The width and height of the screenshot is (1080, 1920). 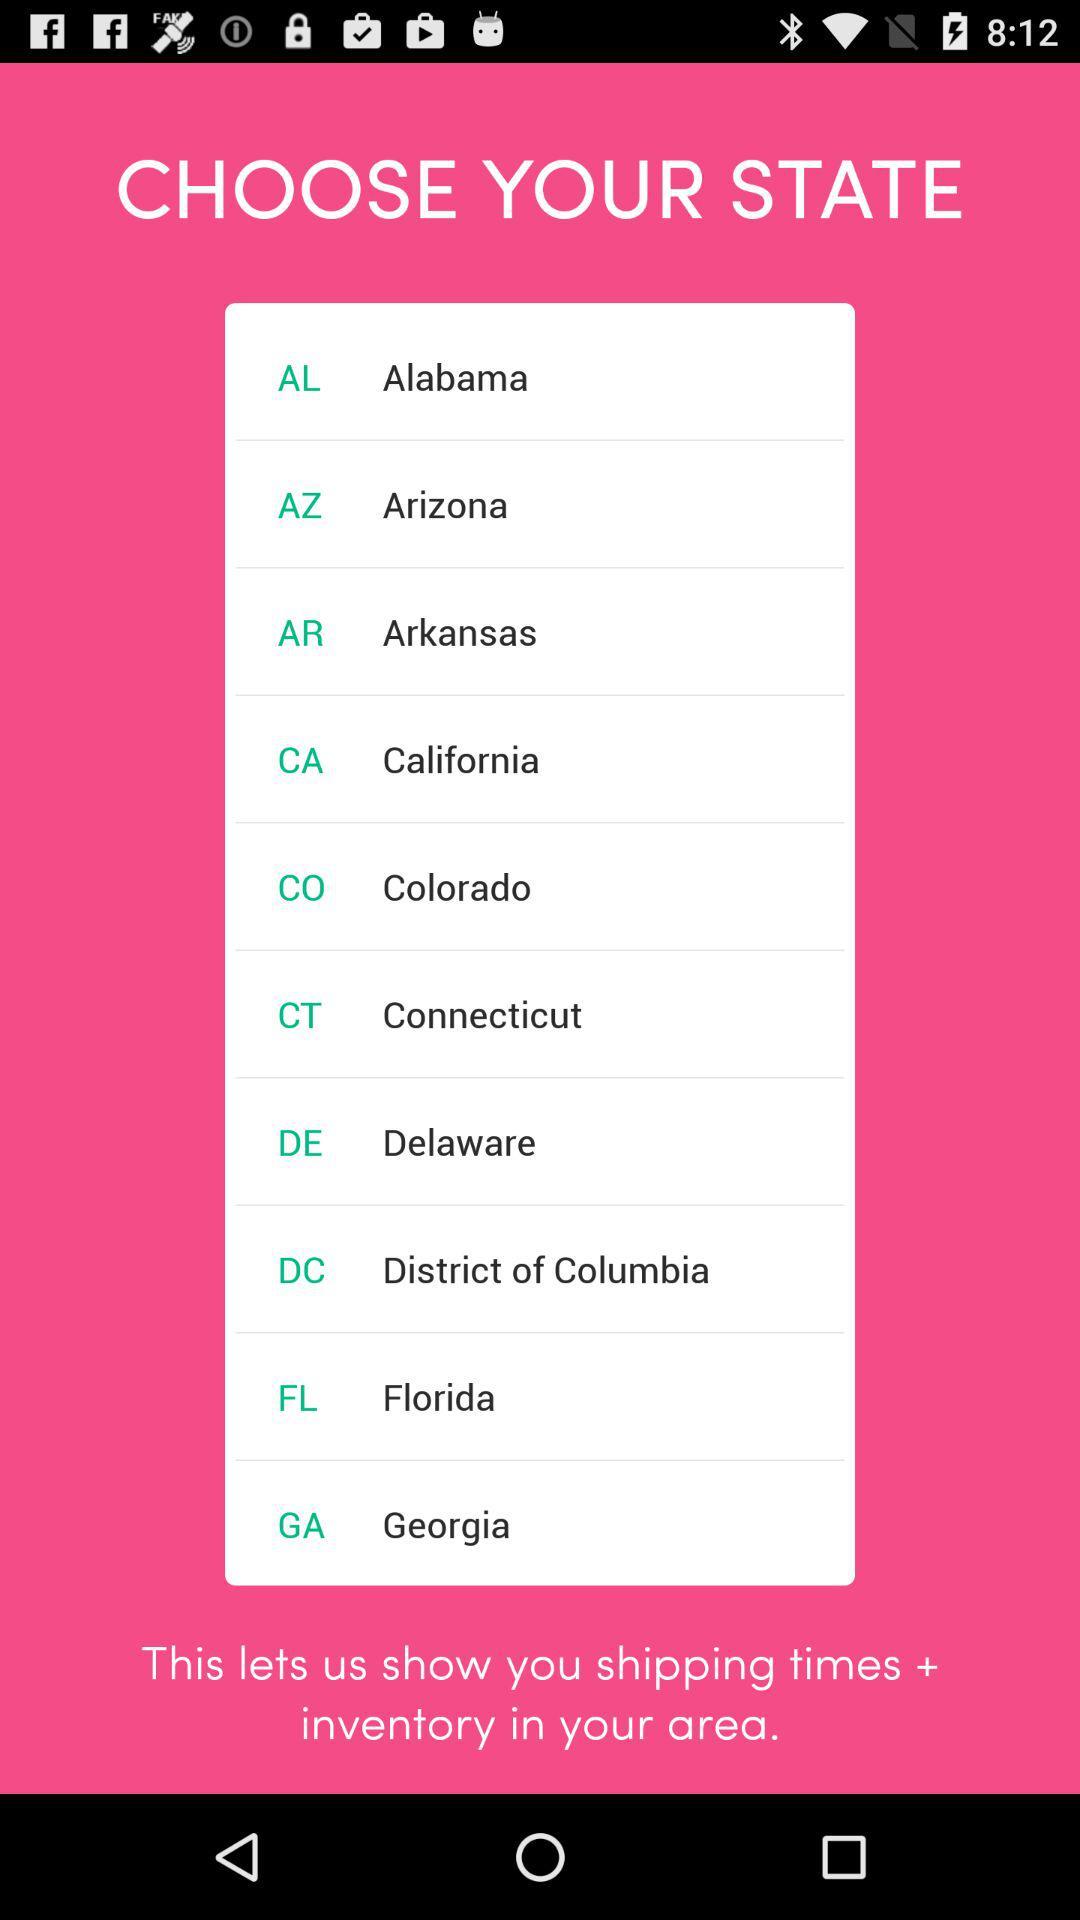 I want to click on item above the fl item, so click(x=301, y=1267).